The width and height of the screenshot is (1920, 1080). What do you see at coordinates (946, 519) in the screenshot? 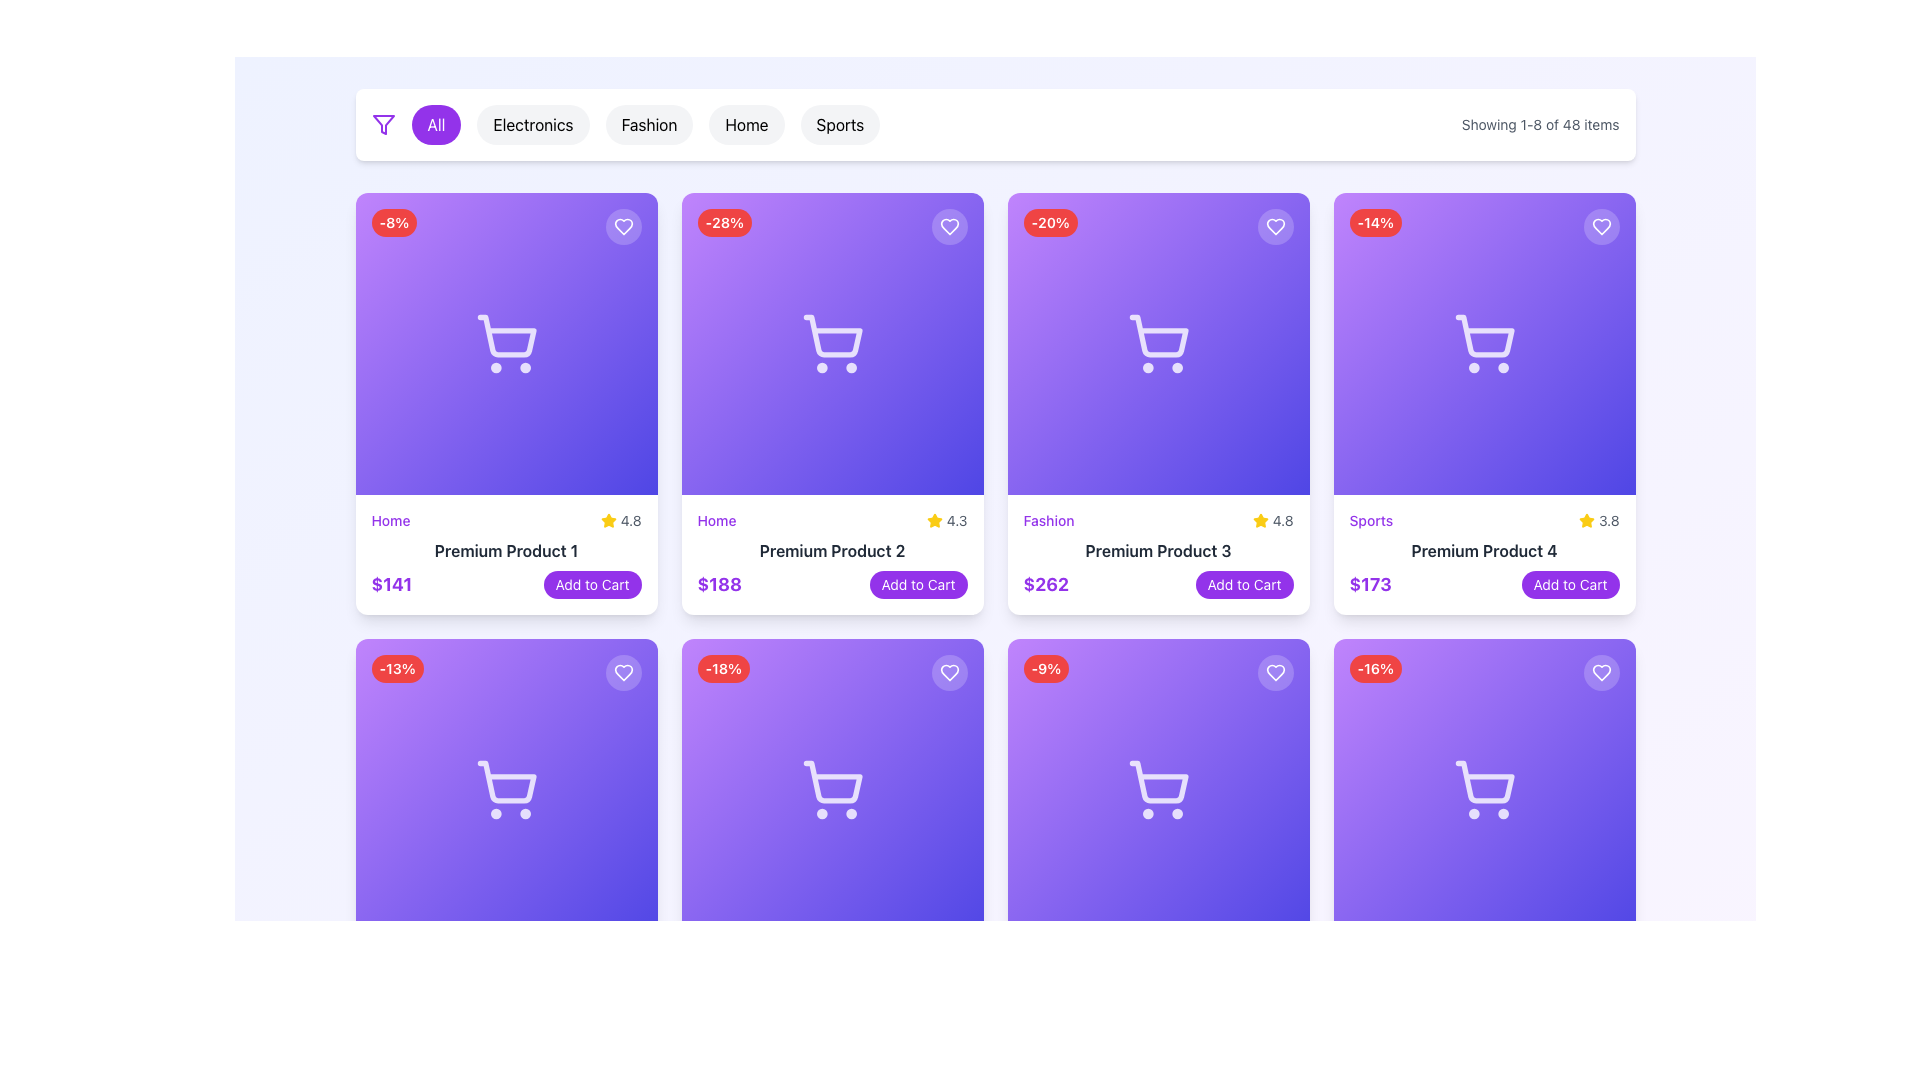
I see `text from the rating value text label located next to the star icon in the product card in the second column of the top row` at bounding box center [946, 519].